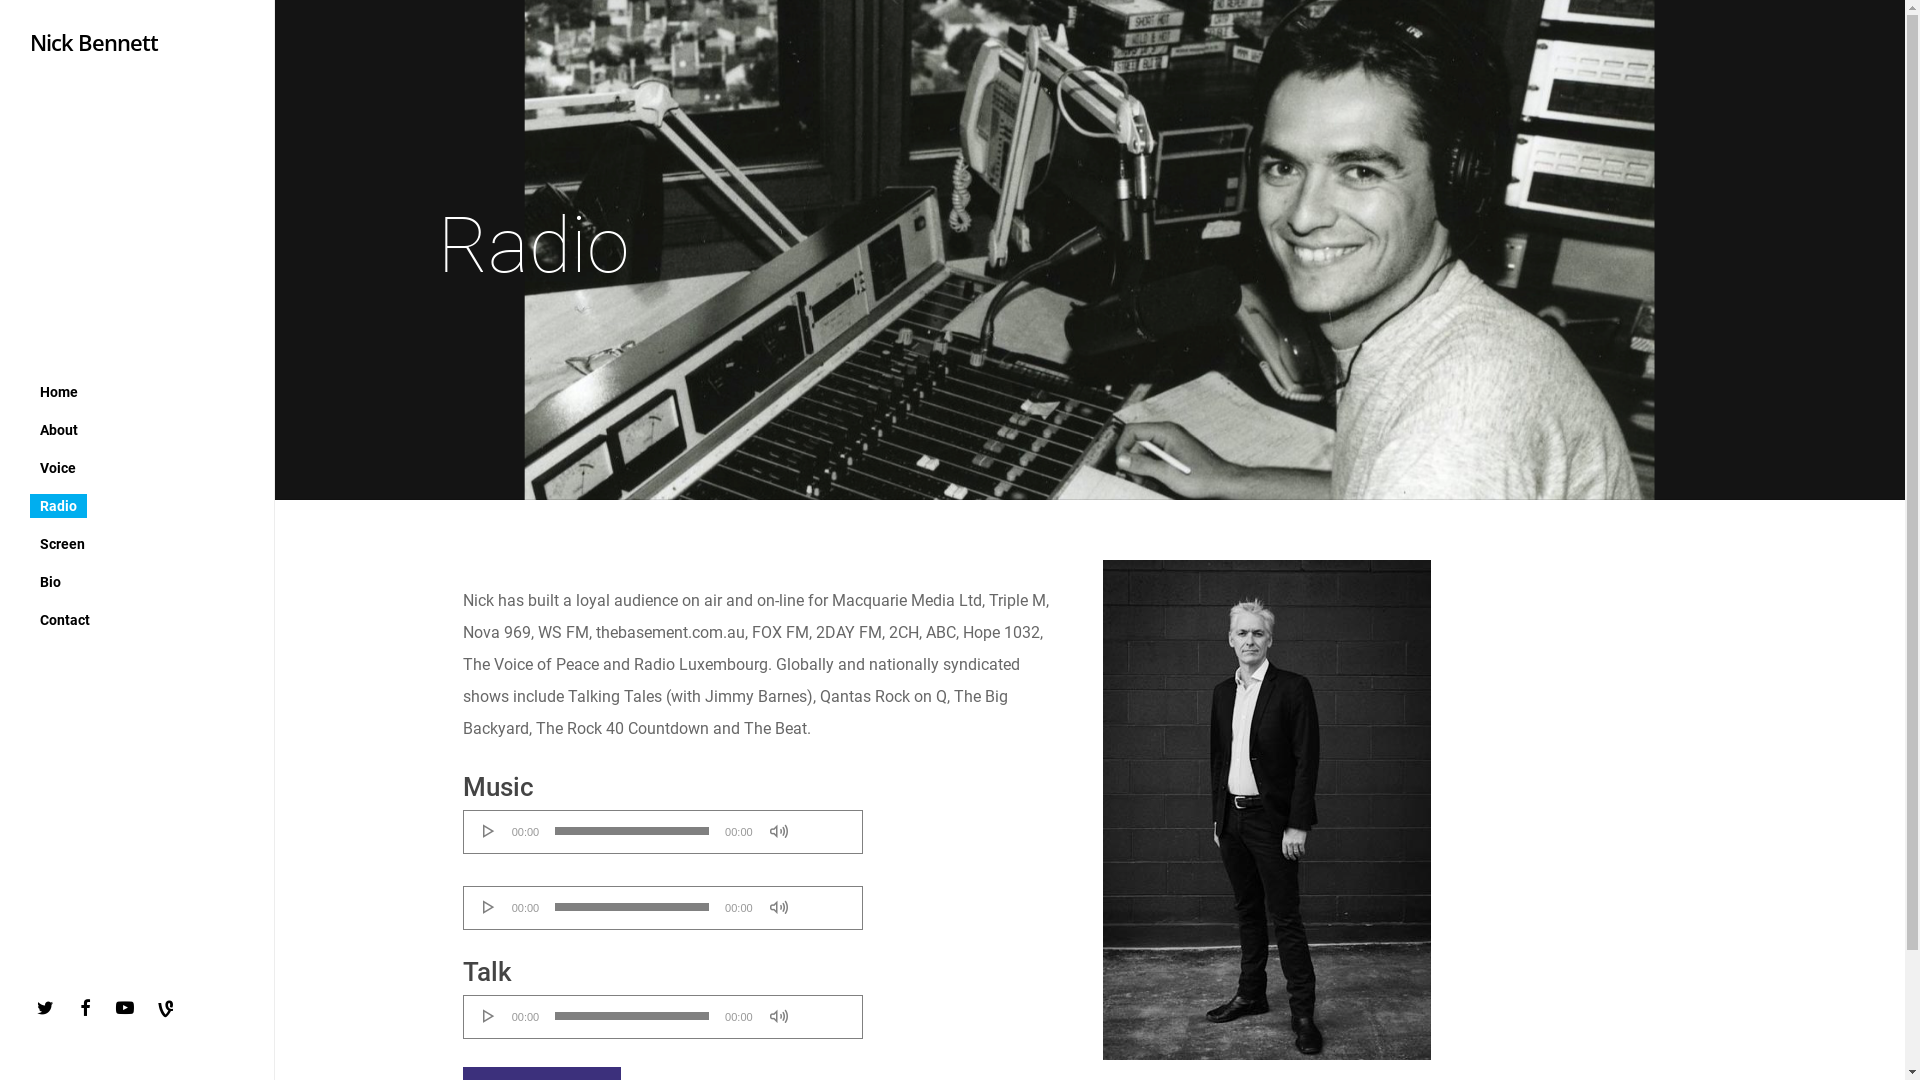 Image resolution: width=1920 pixels, height=1080 pixels. Describe the element at coordinates (65, 617) in the screenshot. I see `'Contact'` at that location.